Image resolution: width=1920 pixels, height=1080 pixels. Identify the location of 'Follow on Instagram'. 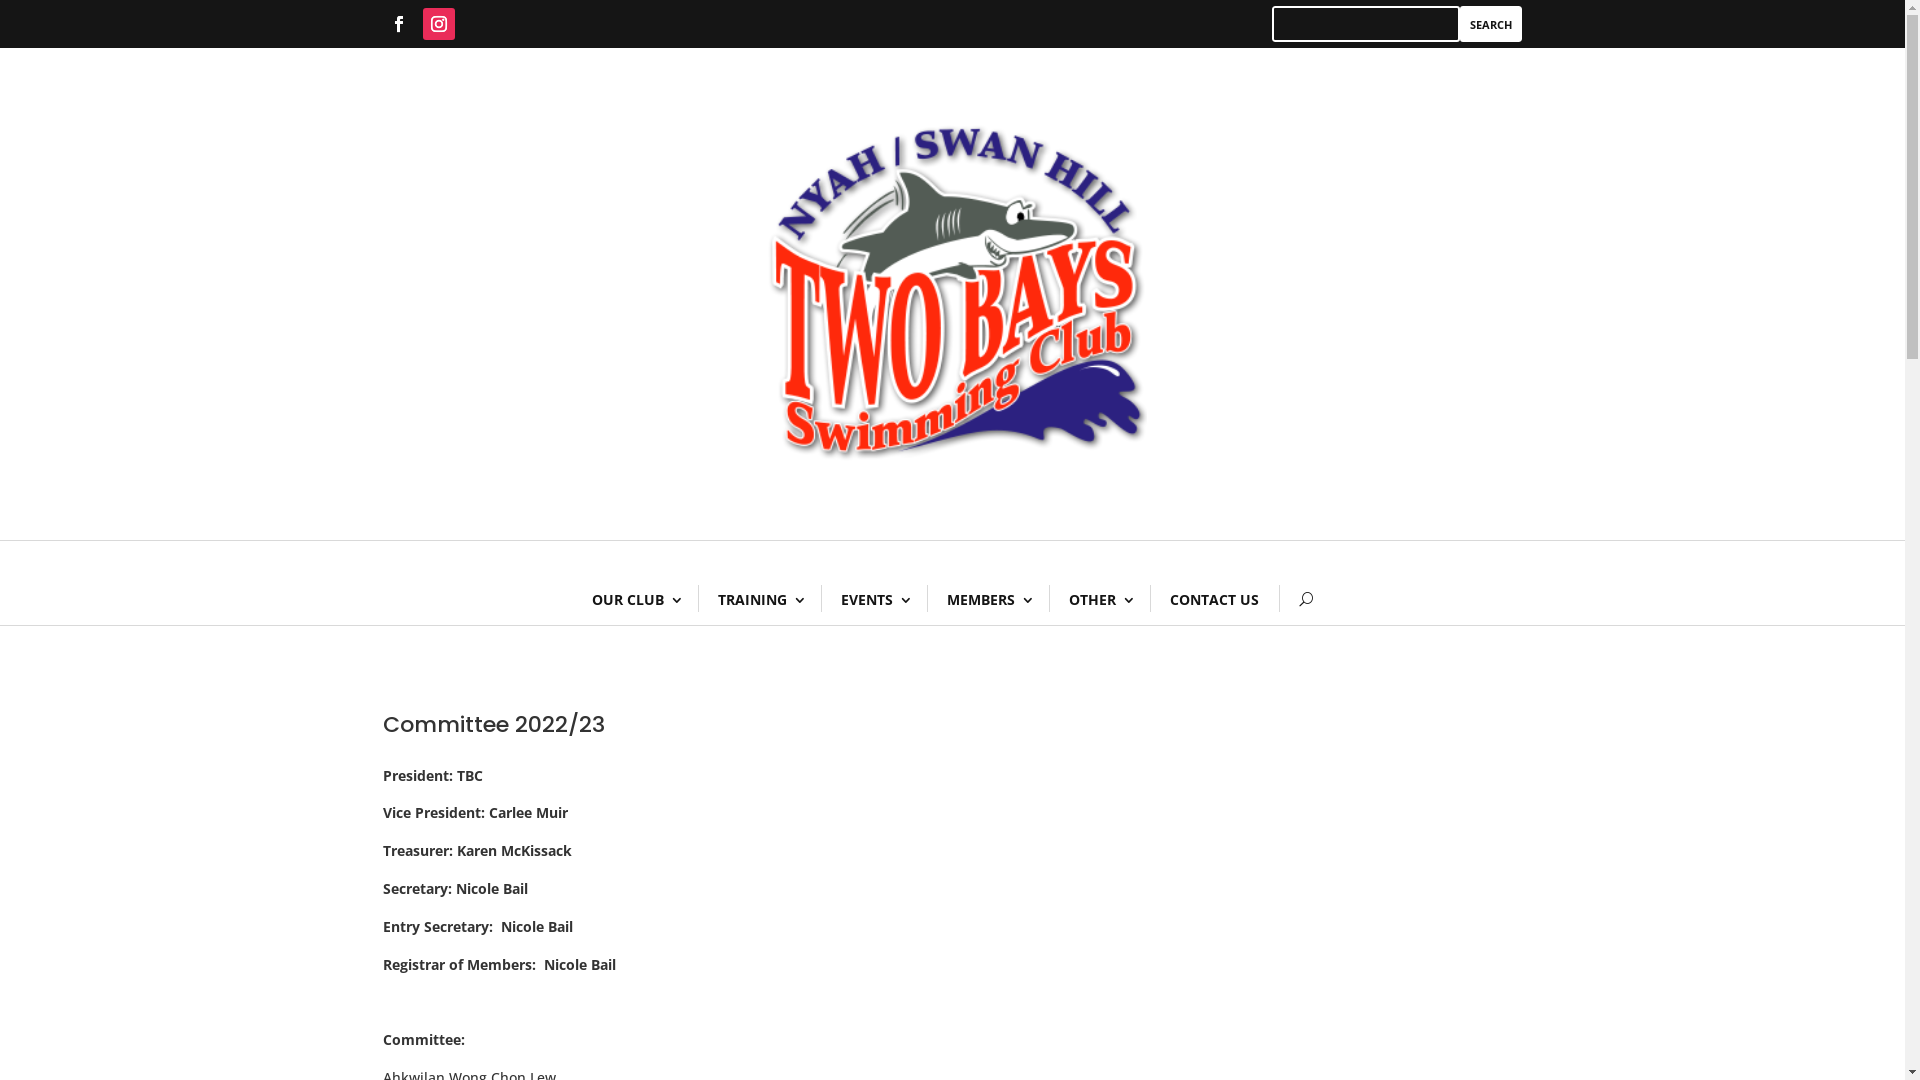
(436, 23).